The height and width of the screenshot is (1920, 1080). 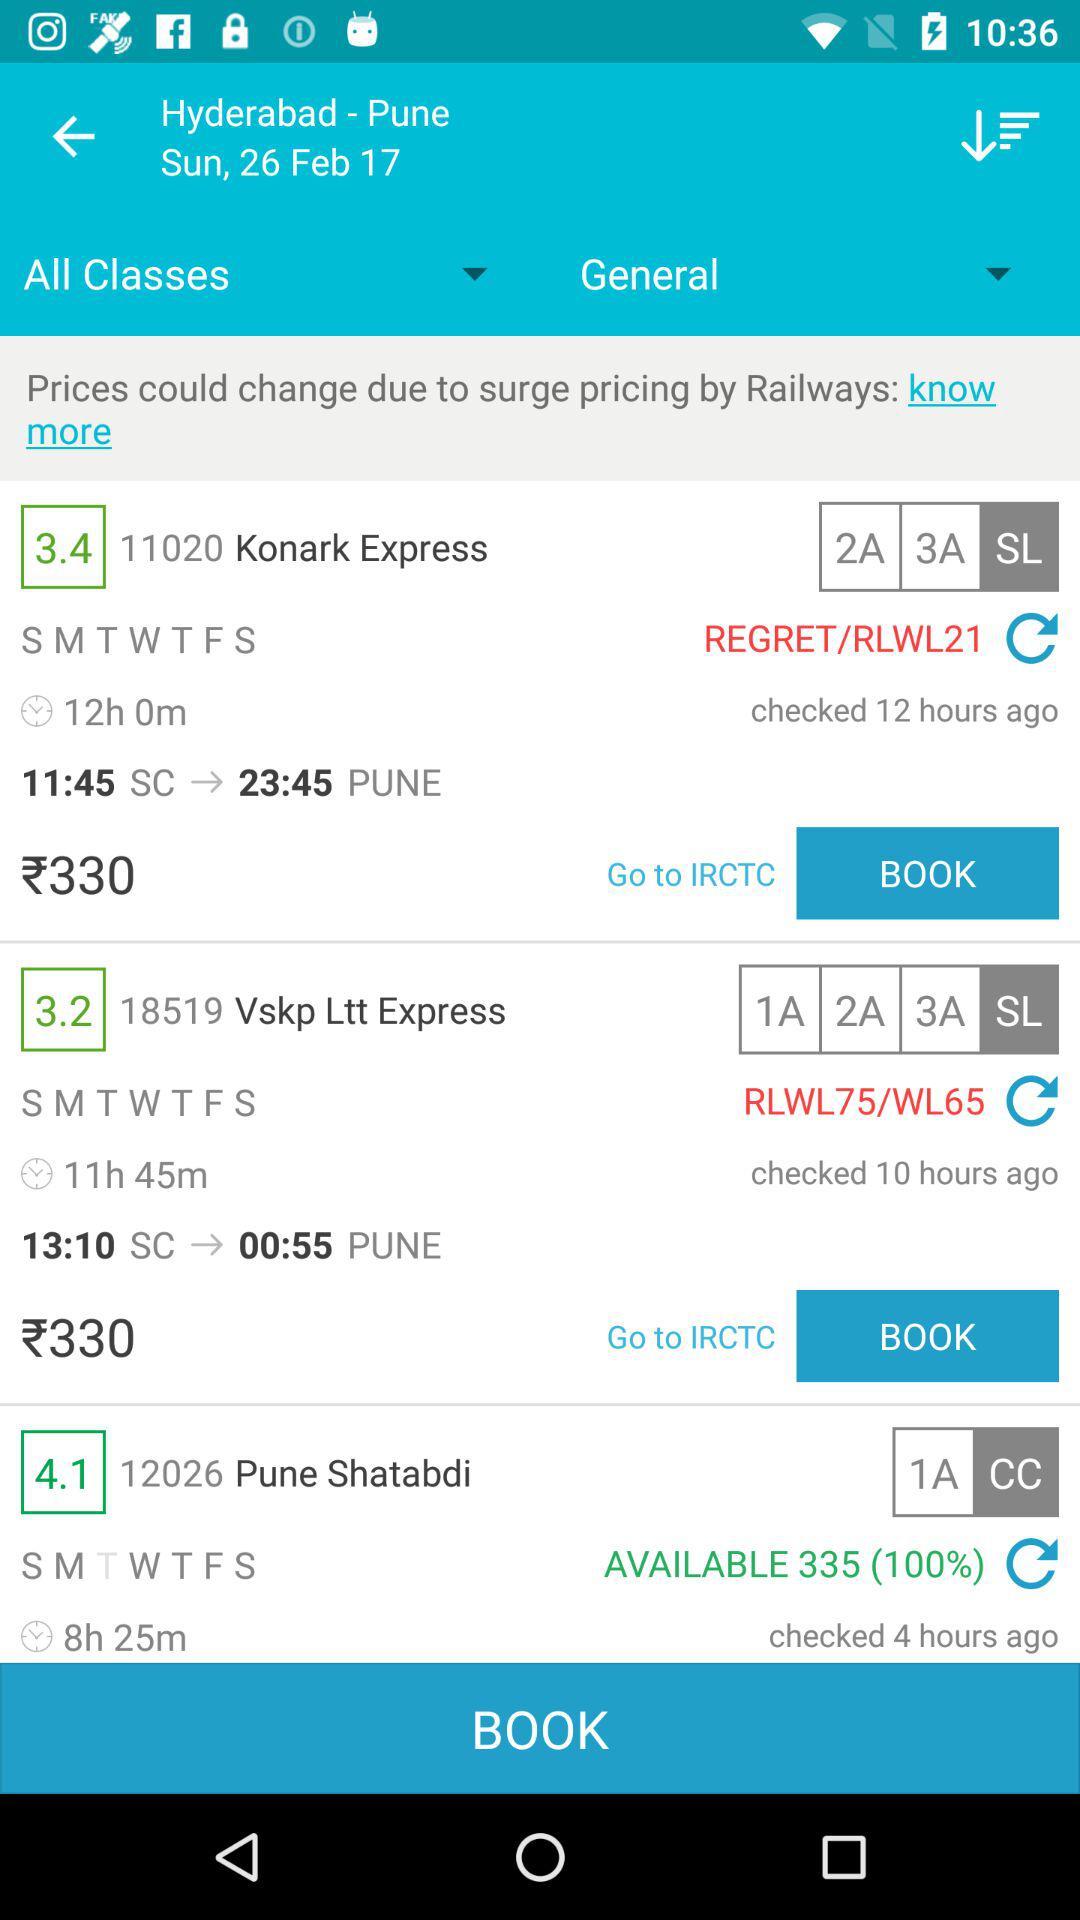 I want to click on reorders page, so click(x=1000, y=135).